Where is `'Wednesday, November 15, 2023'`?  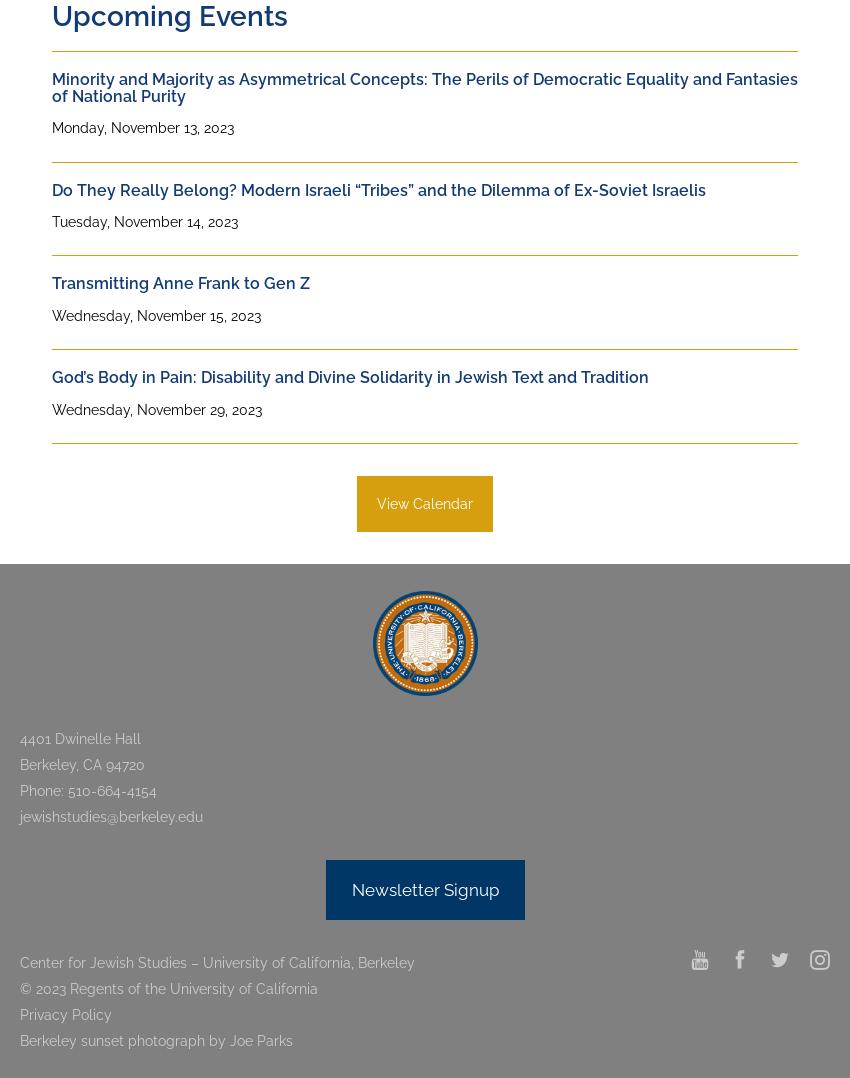
'Wednesday, November 15, 2023' is located at coordinates (156, 313).